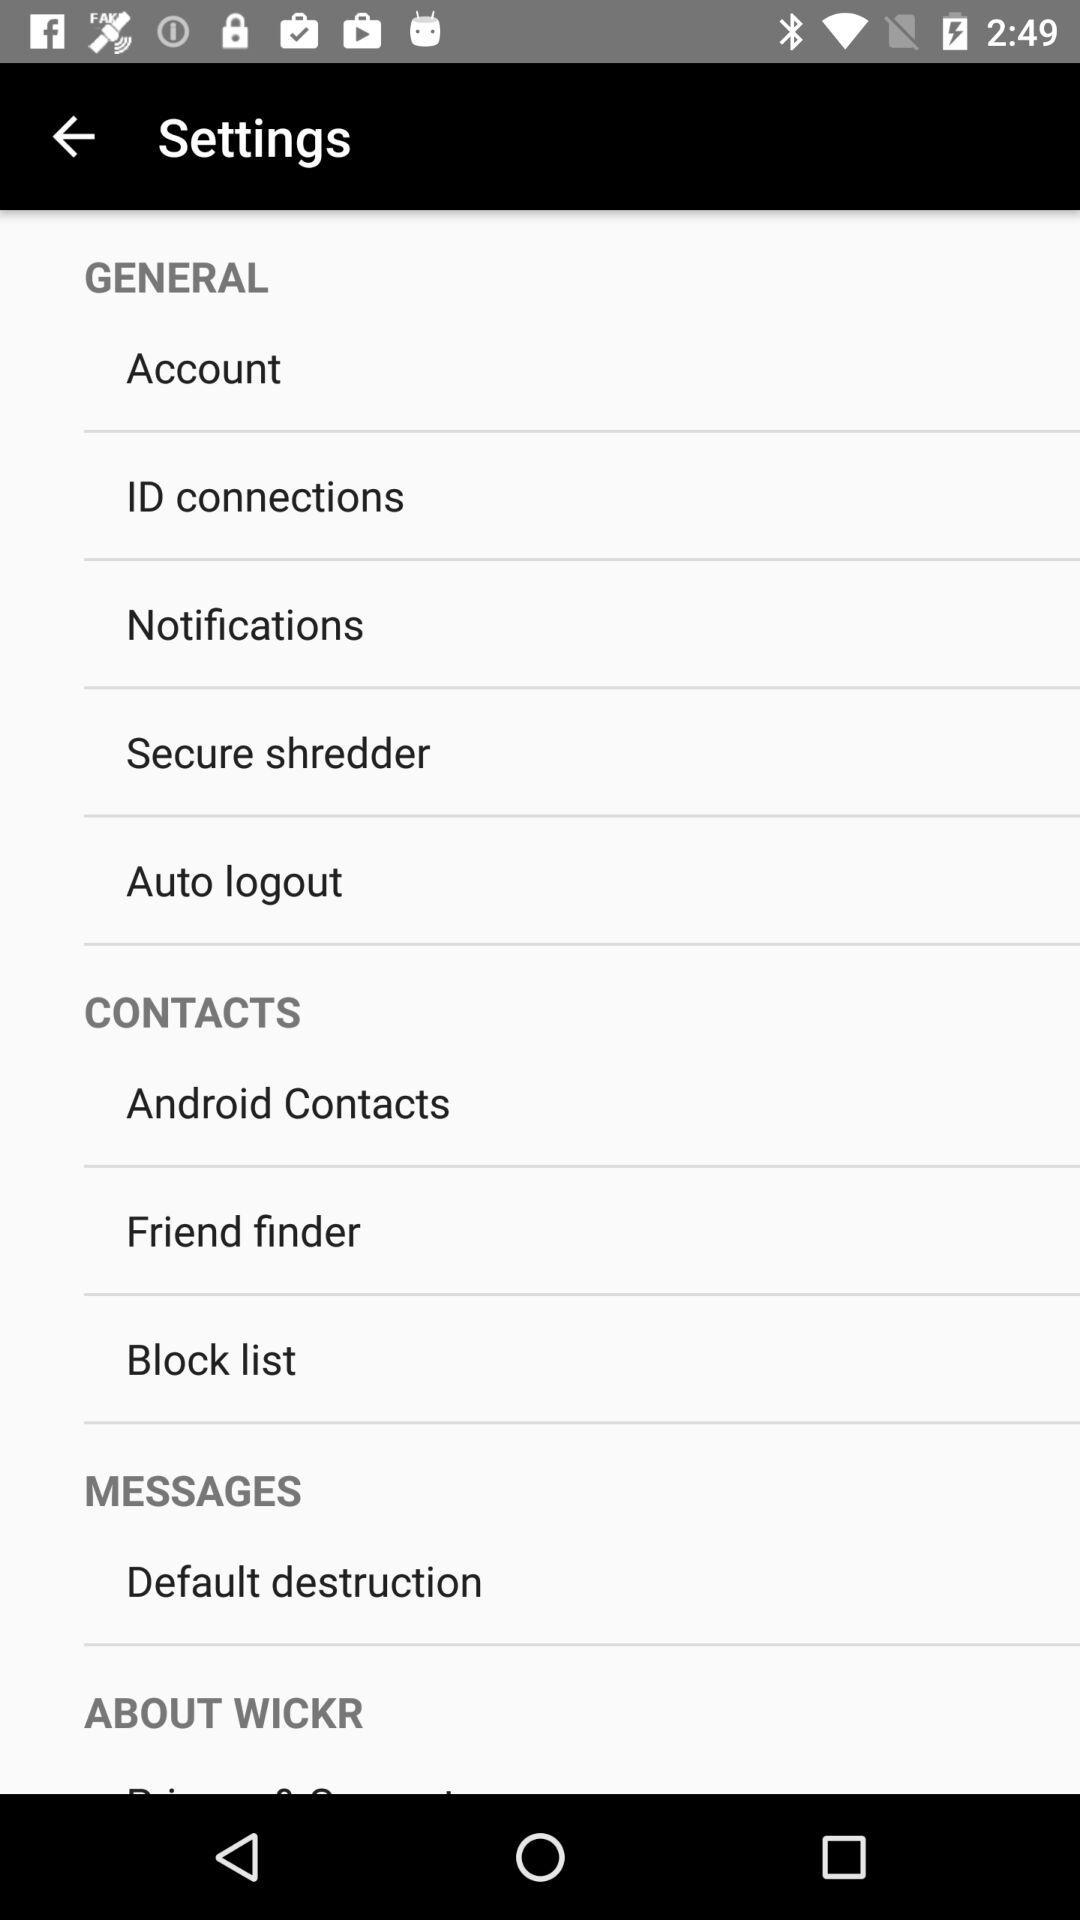 This screenshot has width=1080, height=1920. I want to click on icon above friend finder icon, so click(582, 1166).